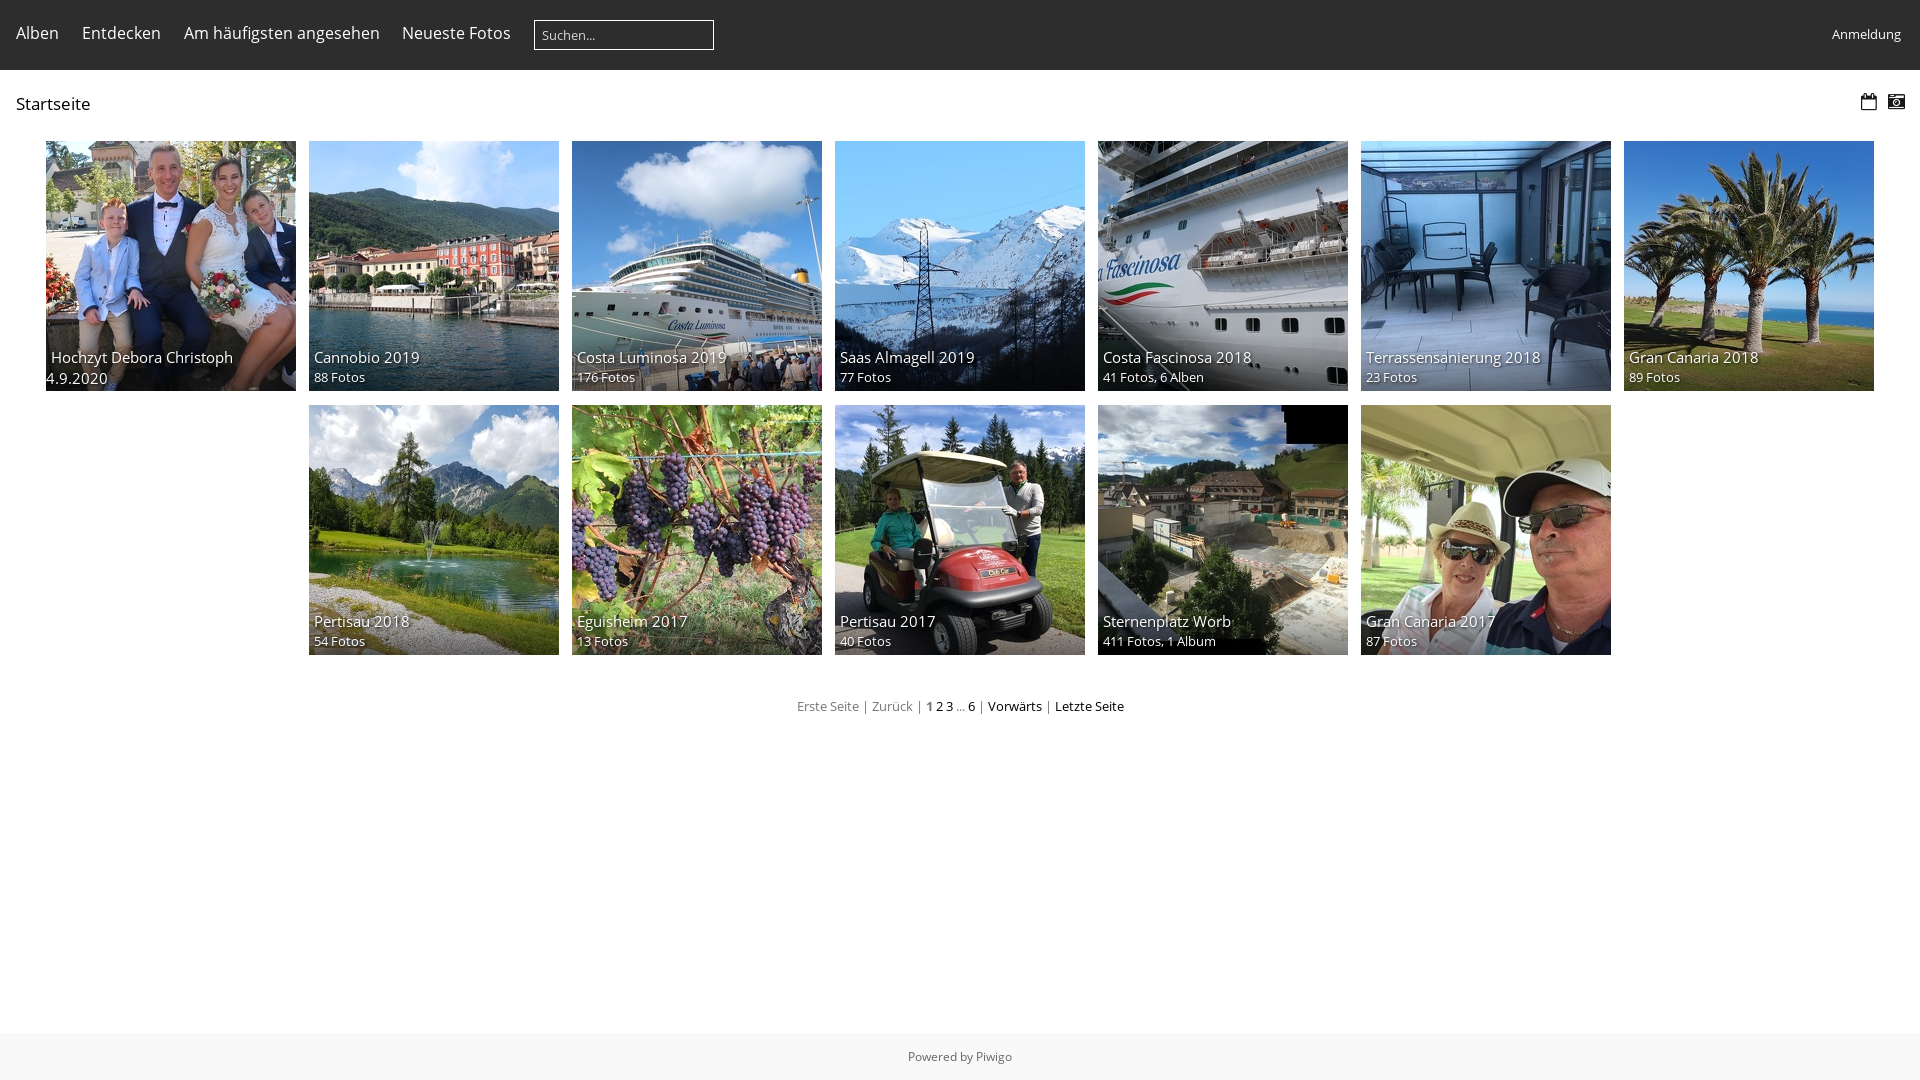  What do you see at coordinates (37, 33) in the screenshot?
I see `'Alben'` at bounding box center [37, 33].